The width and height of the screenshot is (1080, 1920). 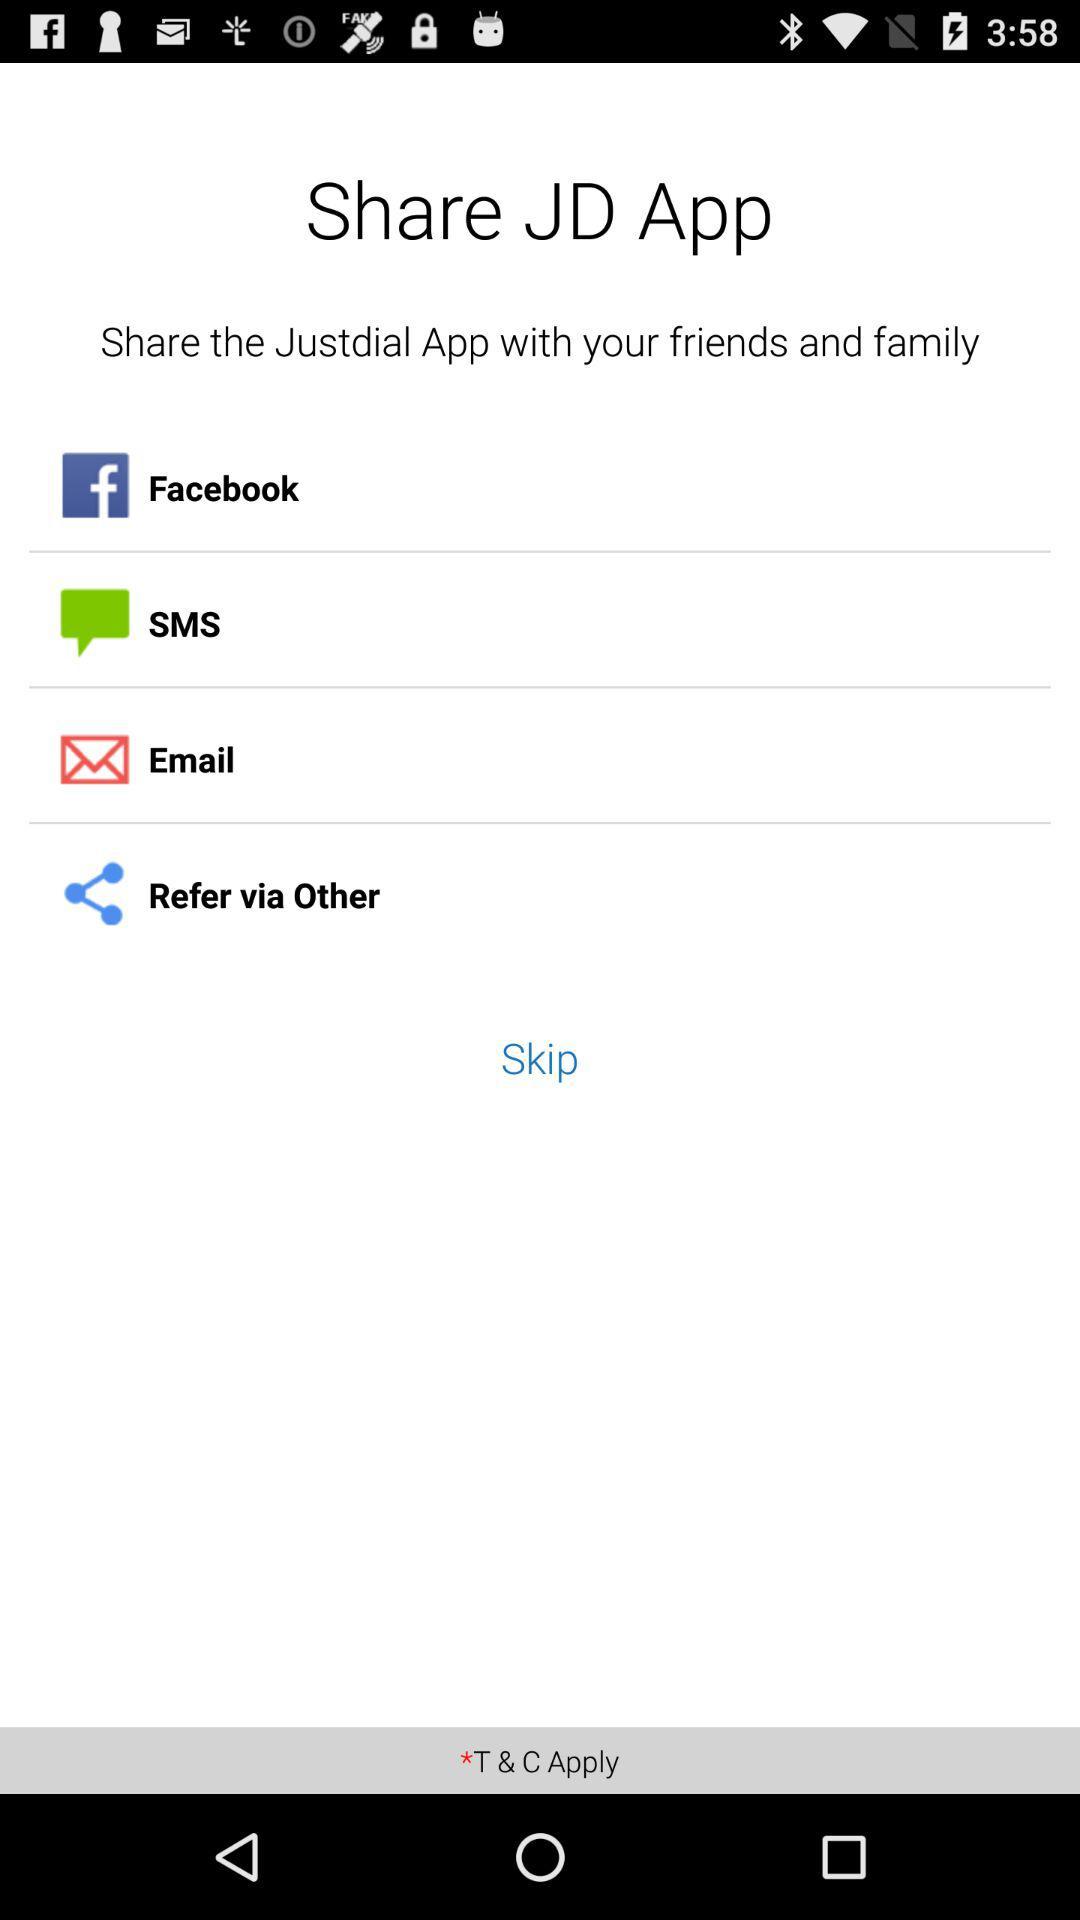 What do you see at coordinates (540, 1056) in the screenshot?
I see `the icon below refer via other icon` at bounding box center [540, 1056].